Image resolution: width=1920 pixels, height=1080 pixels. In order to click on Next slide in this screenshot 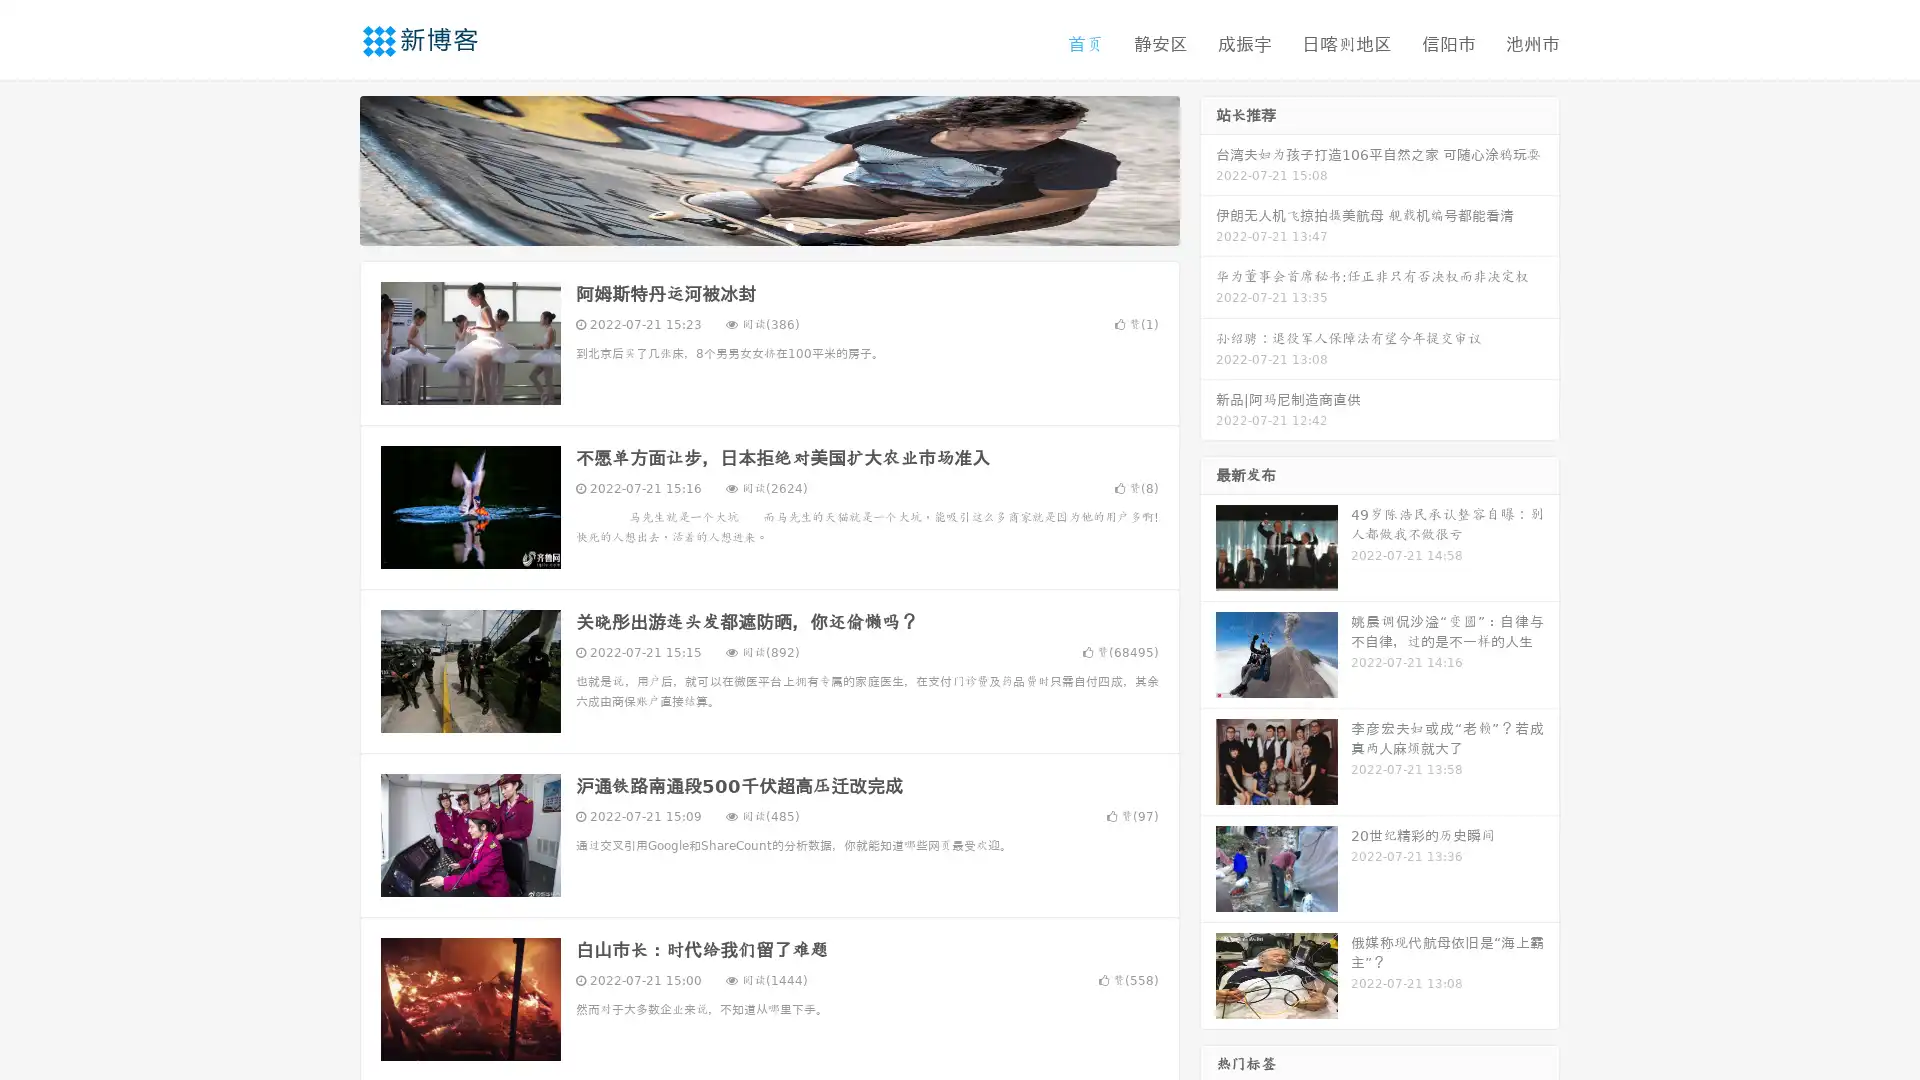, I will do `click(1208, 168)`.